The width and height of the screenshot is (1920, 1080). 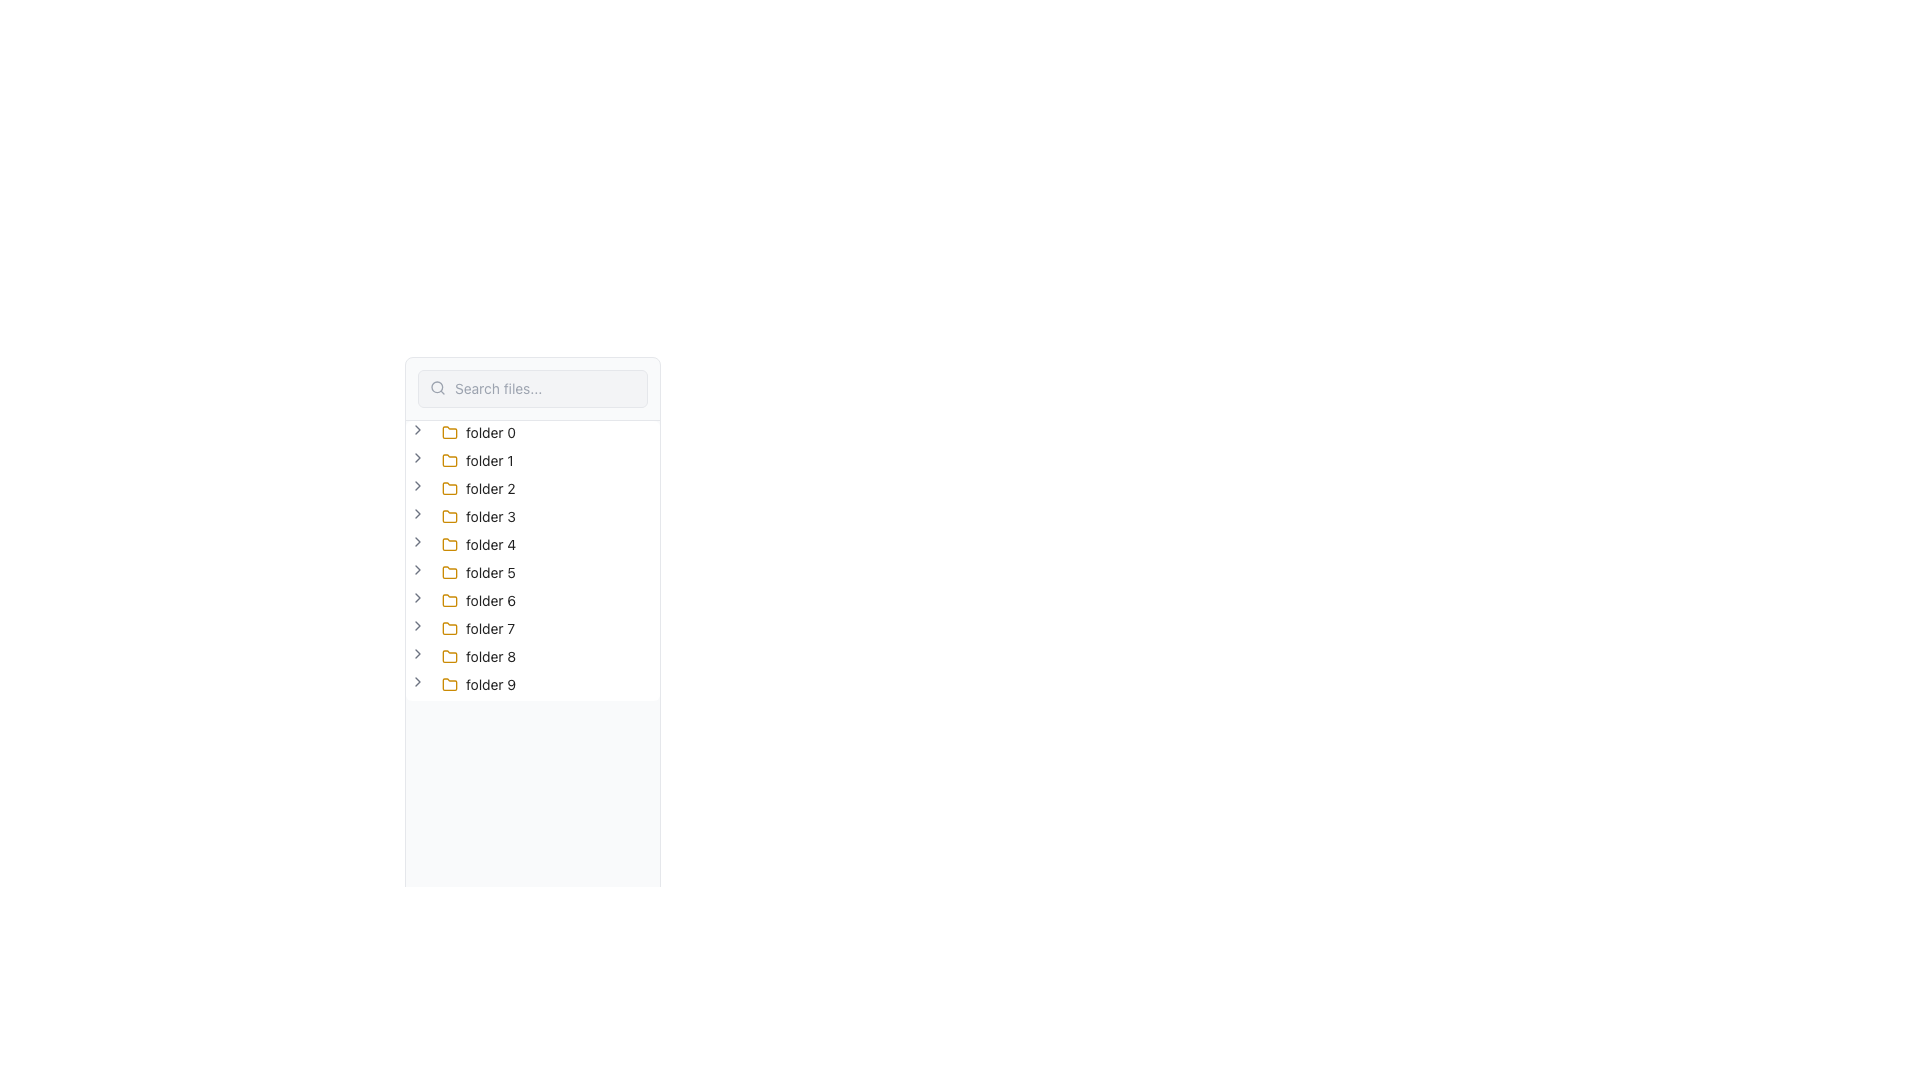 I want to click on the Toggler button (tree structure) with a chevron-shaped icon pointing to the right, located to the immediate left of the folder icon labeled 'folder 9', so click(x=416, y=684).